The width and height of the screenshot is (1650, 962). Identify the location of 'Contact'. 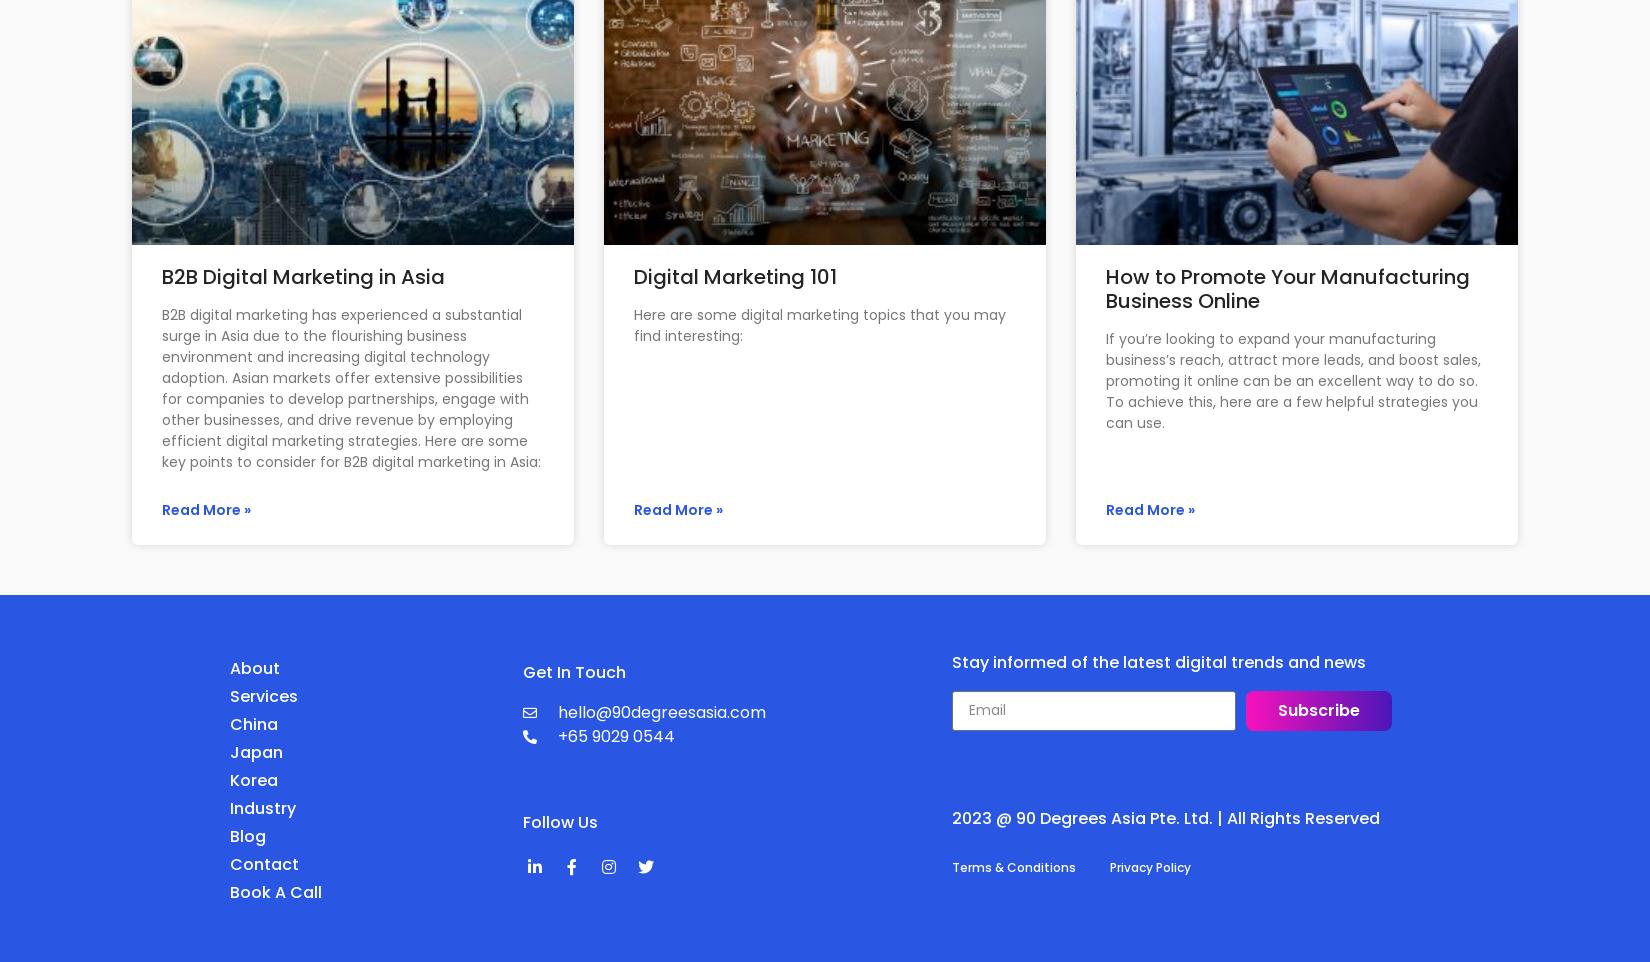
(264, 863).